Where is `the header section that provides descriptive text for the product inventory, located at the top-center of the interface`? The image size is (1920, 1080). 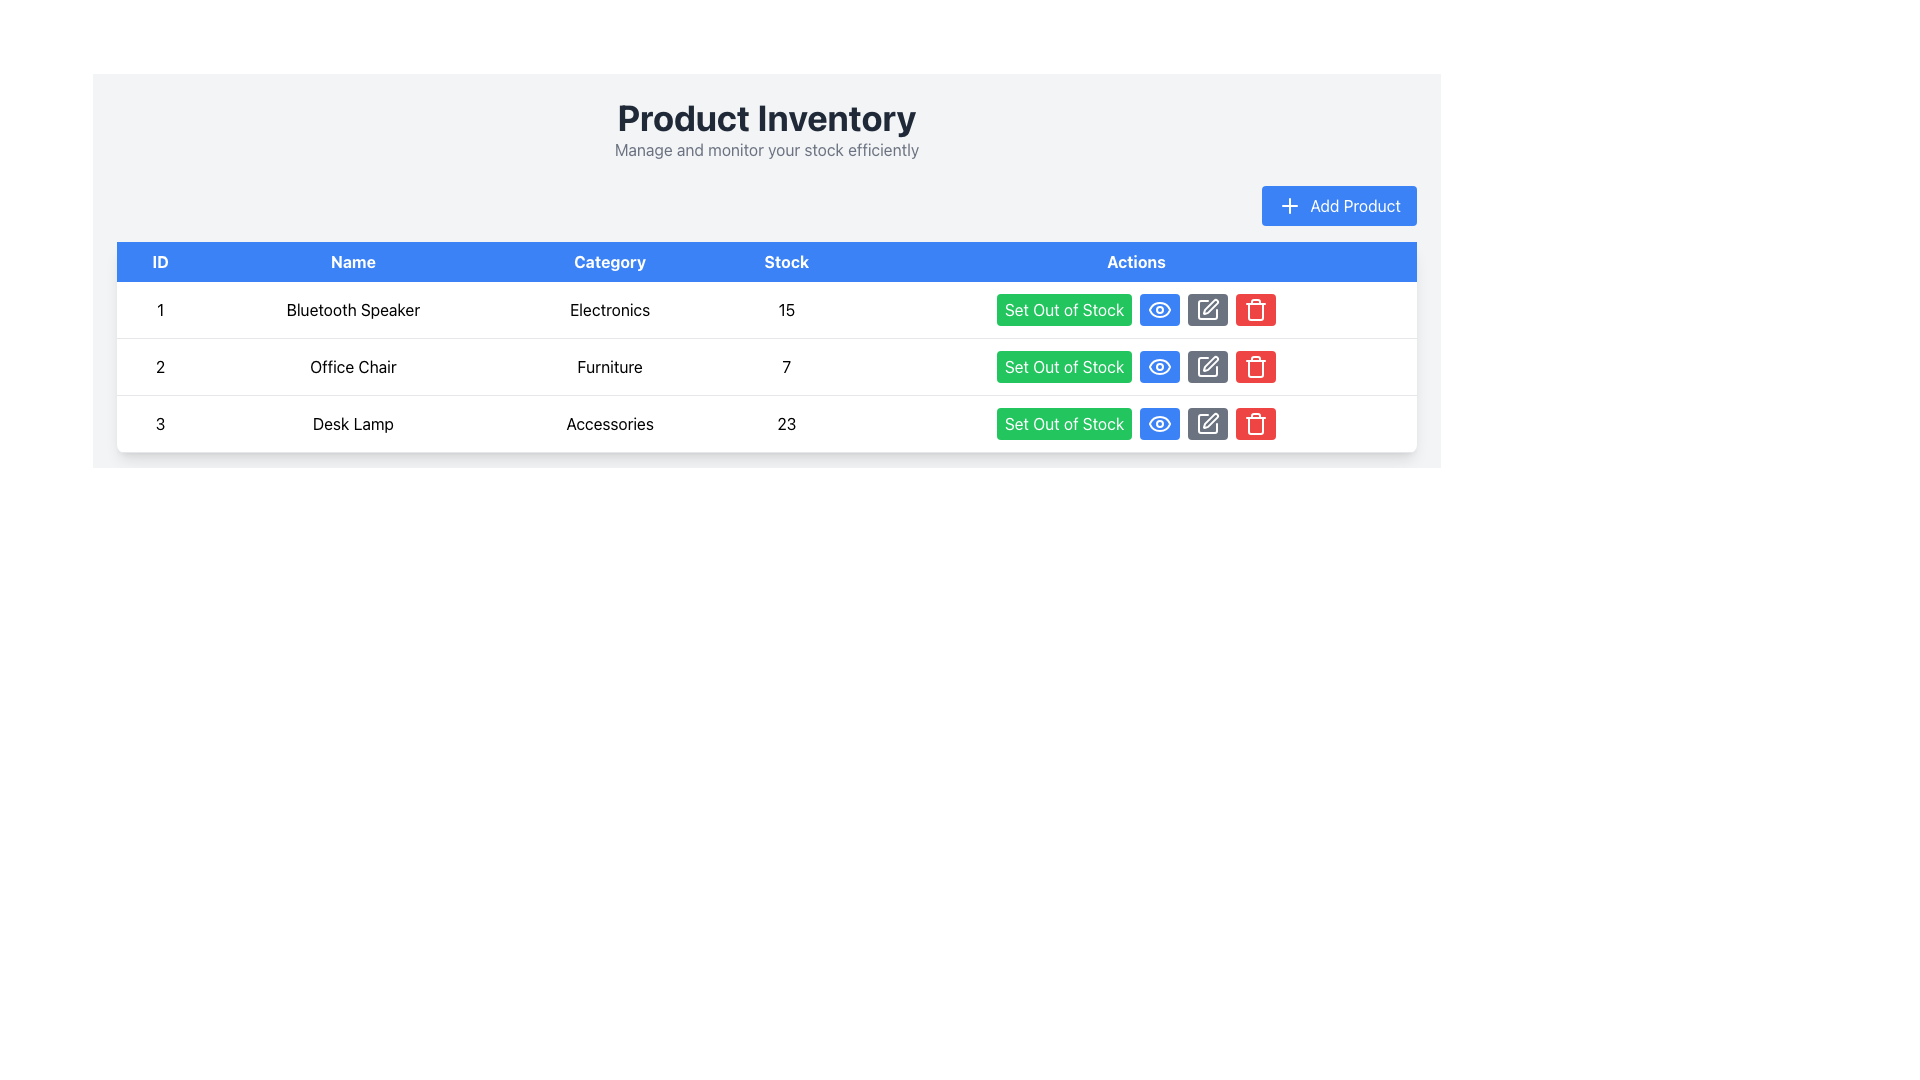
the header section that provides descriptive text for the product inventory, located at the top-center of the interface is located at coordinates (766, 130).